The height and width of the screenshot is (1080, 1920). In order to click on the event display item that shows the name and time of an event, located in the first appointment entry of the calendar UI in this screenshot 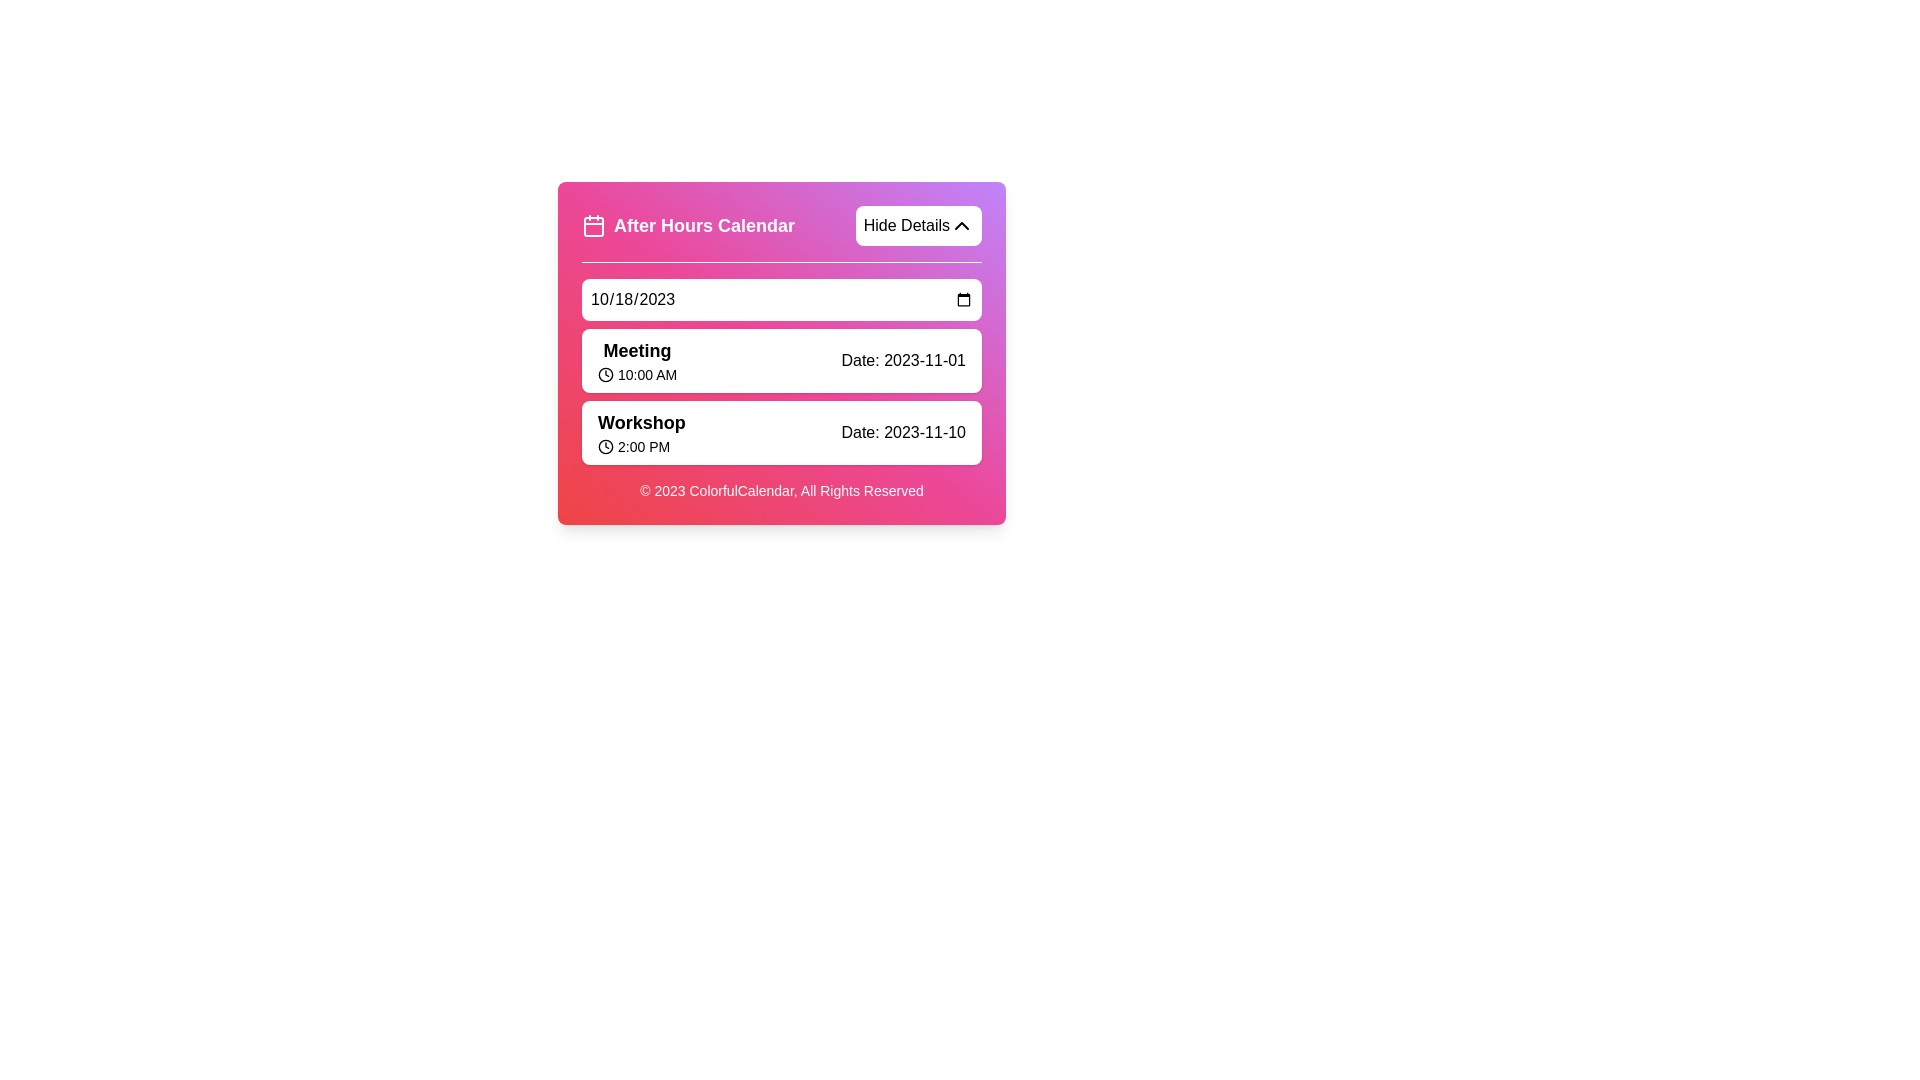, I will do `click(636, 361)`.